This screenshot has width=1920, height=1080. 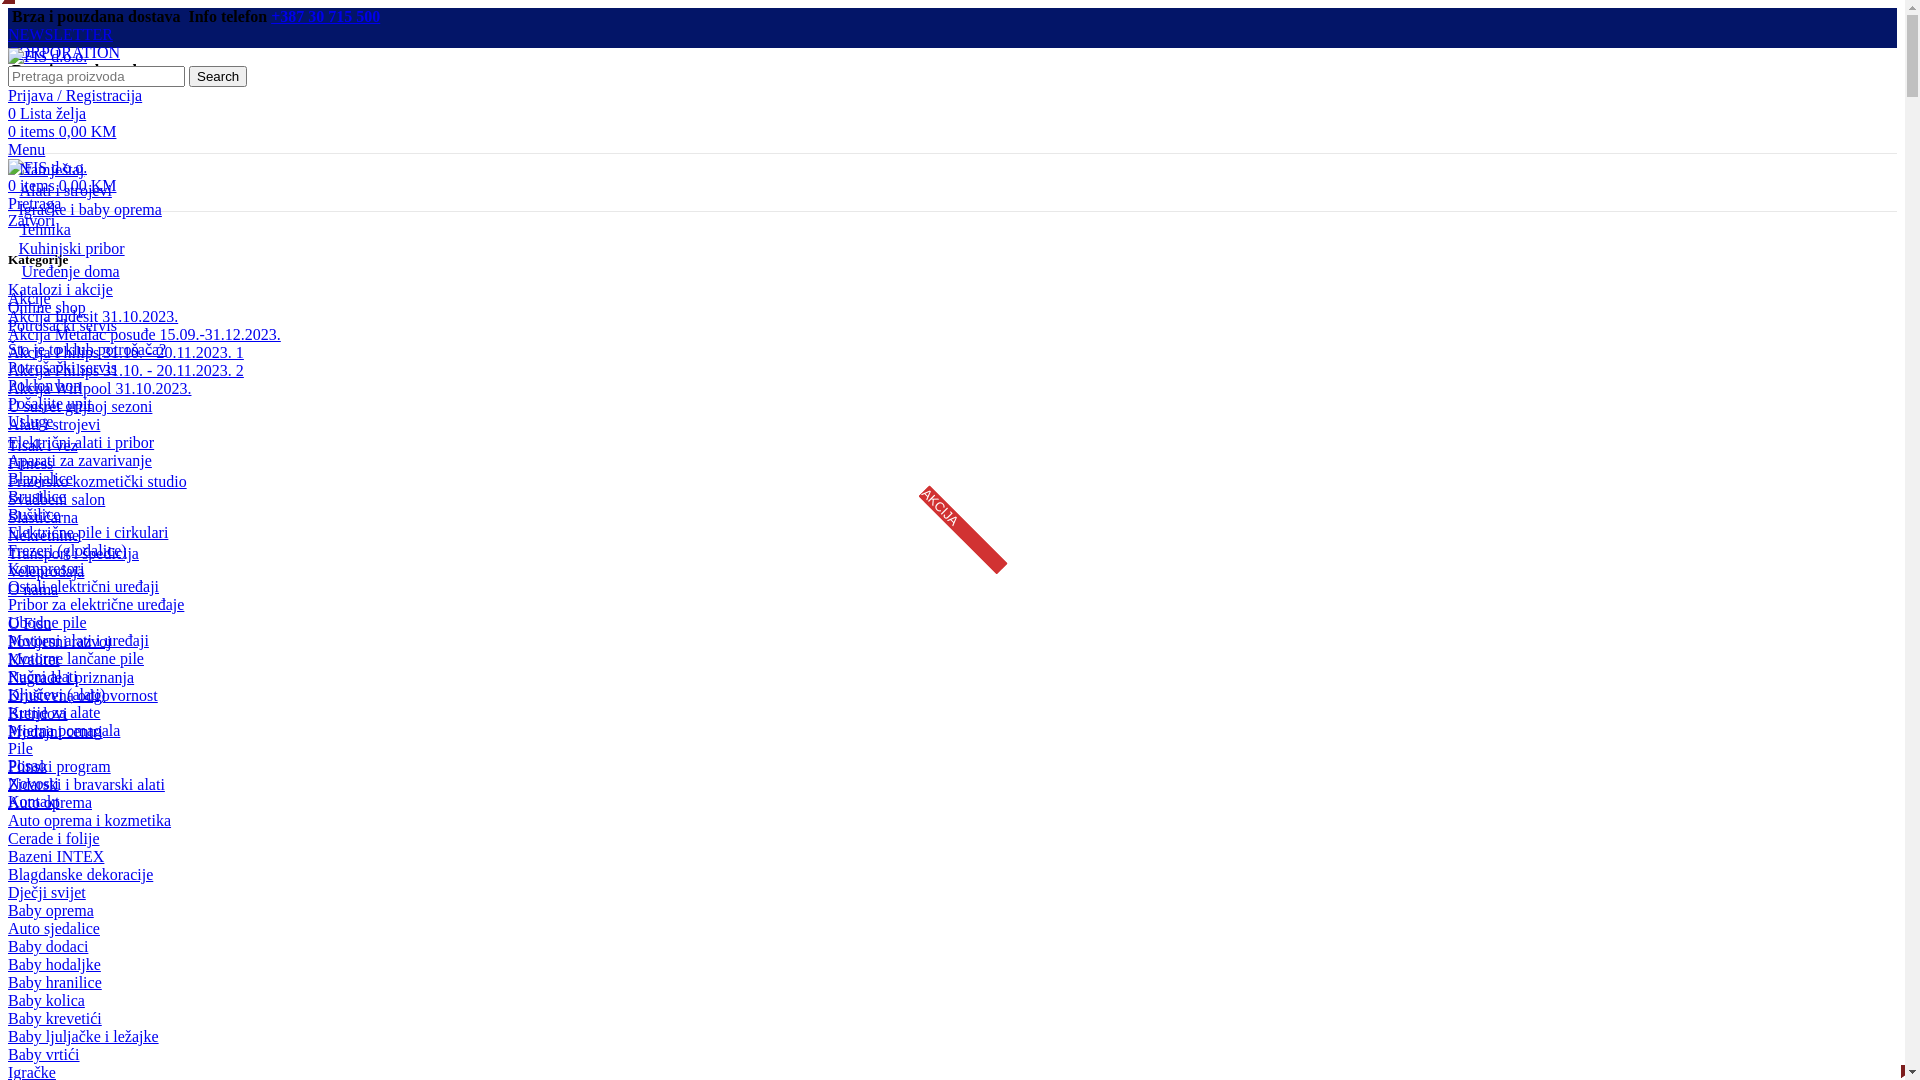 I want to click on 'Kuhinjski pribor', so click(x=66, y=247).